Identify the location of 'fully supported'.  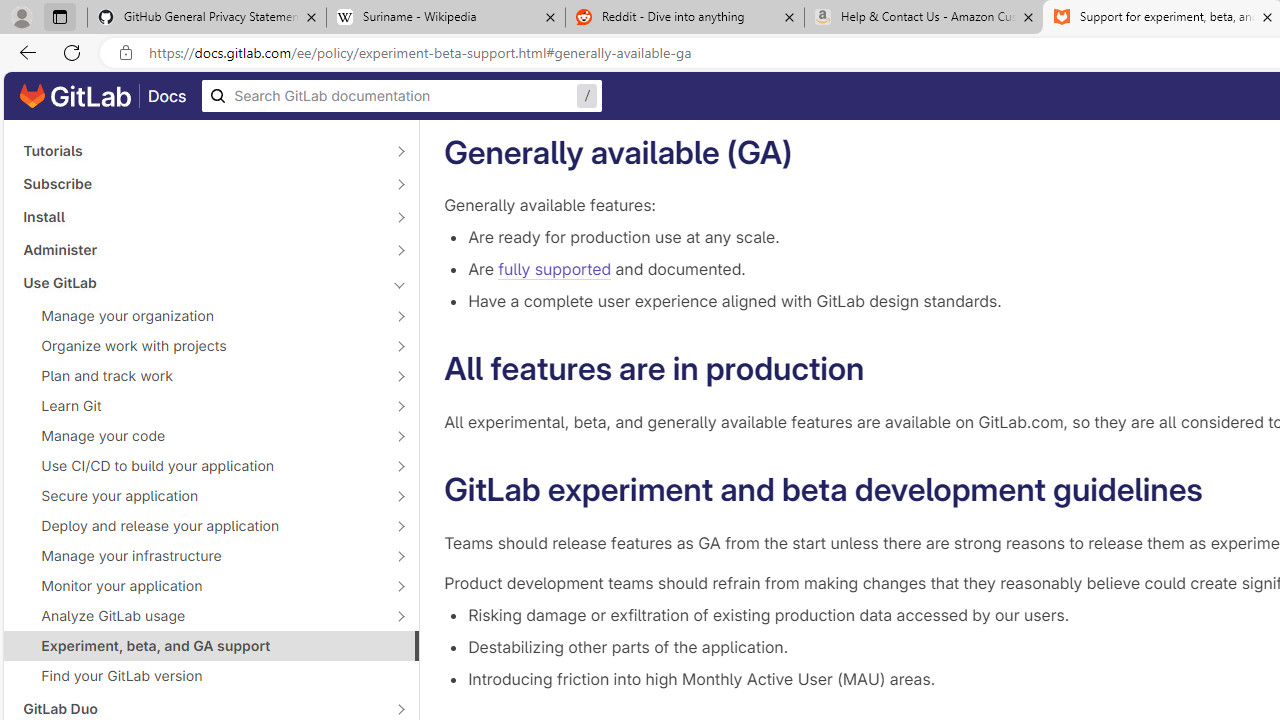
(554, 270).